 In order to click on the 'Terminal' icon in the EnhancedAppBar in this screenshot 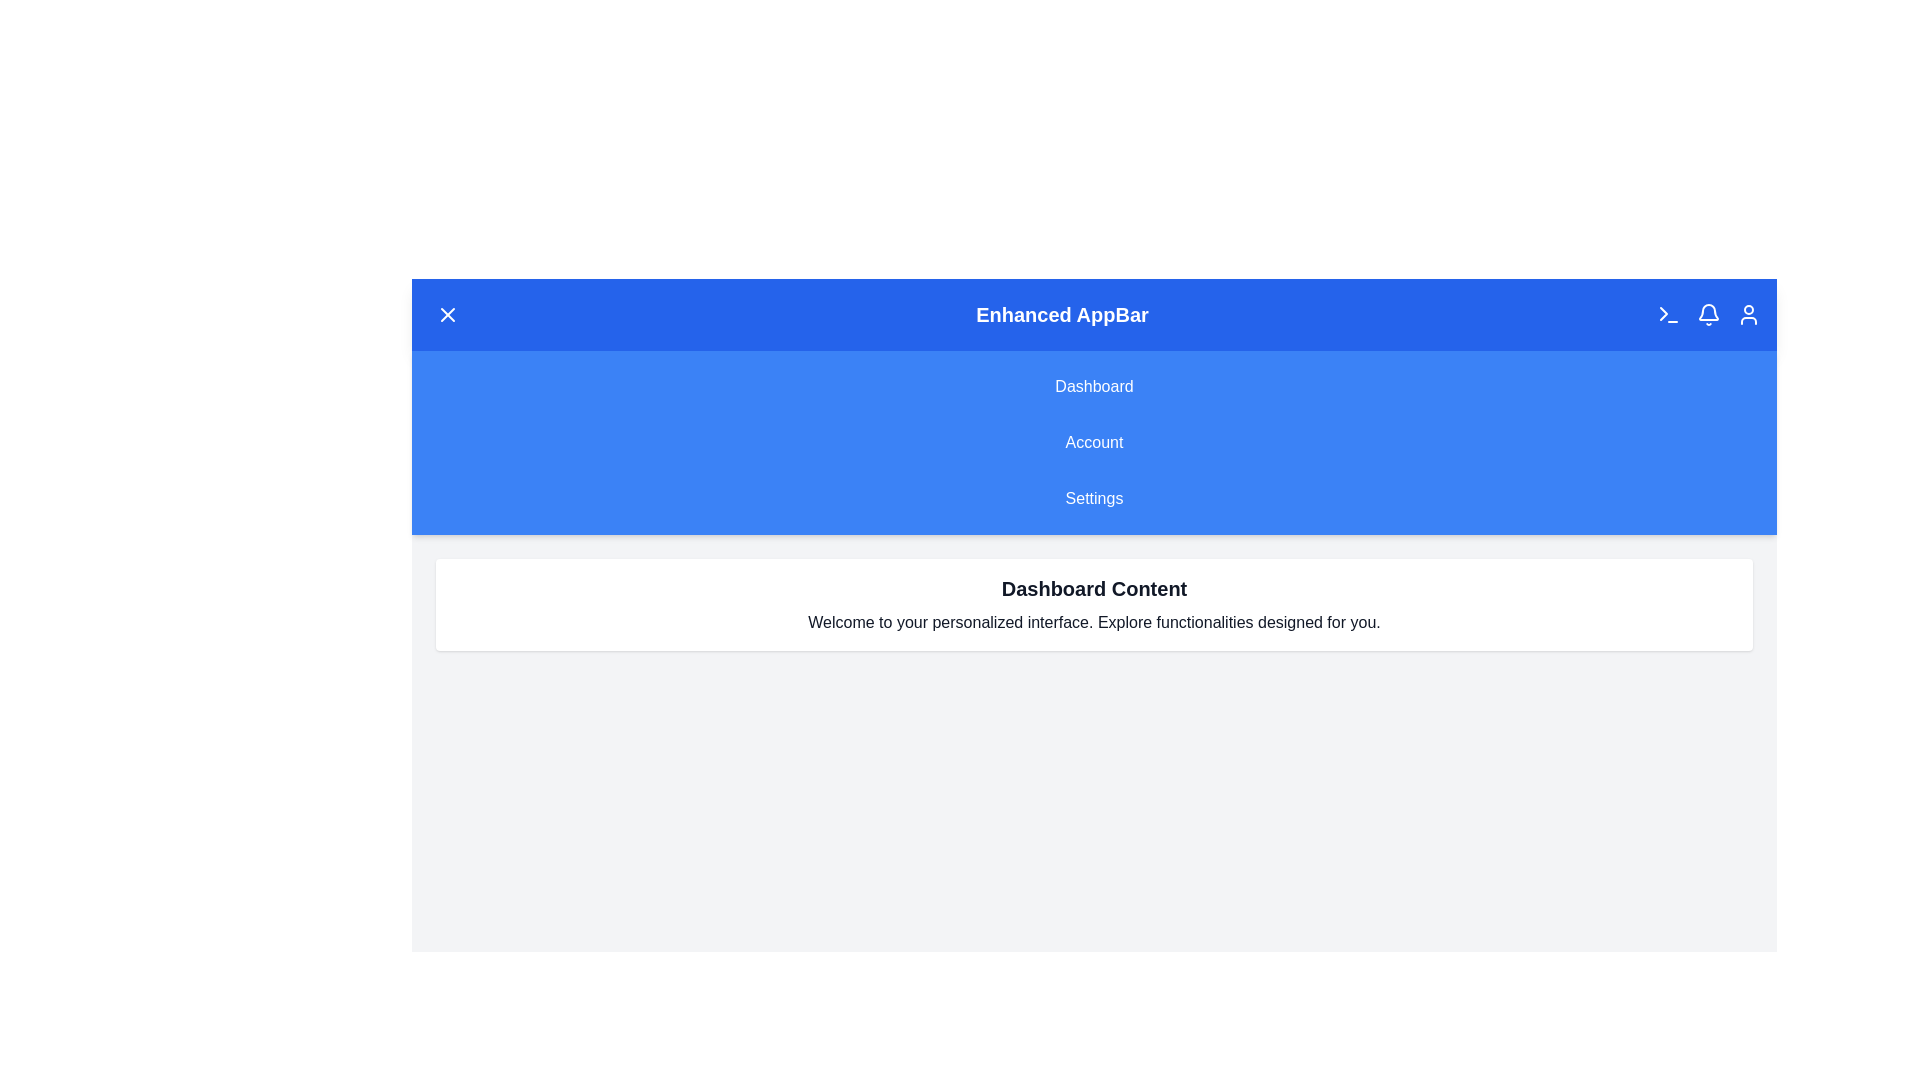, I will do `click(1669, 315)`.